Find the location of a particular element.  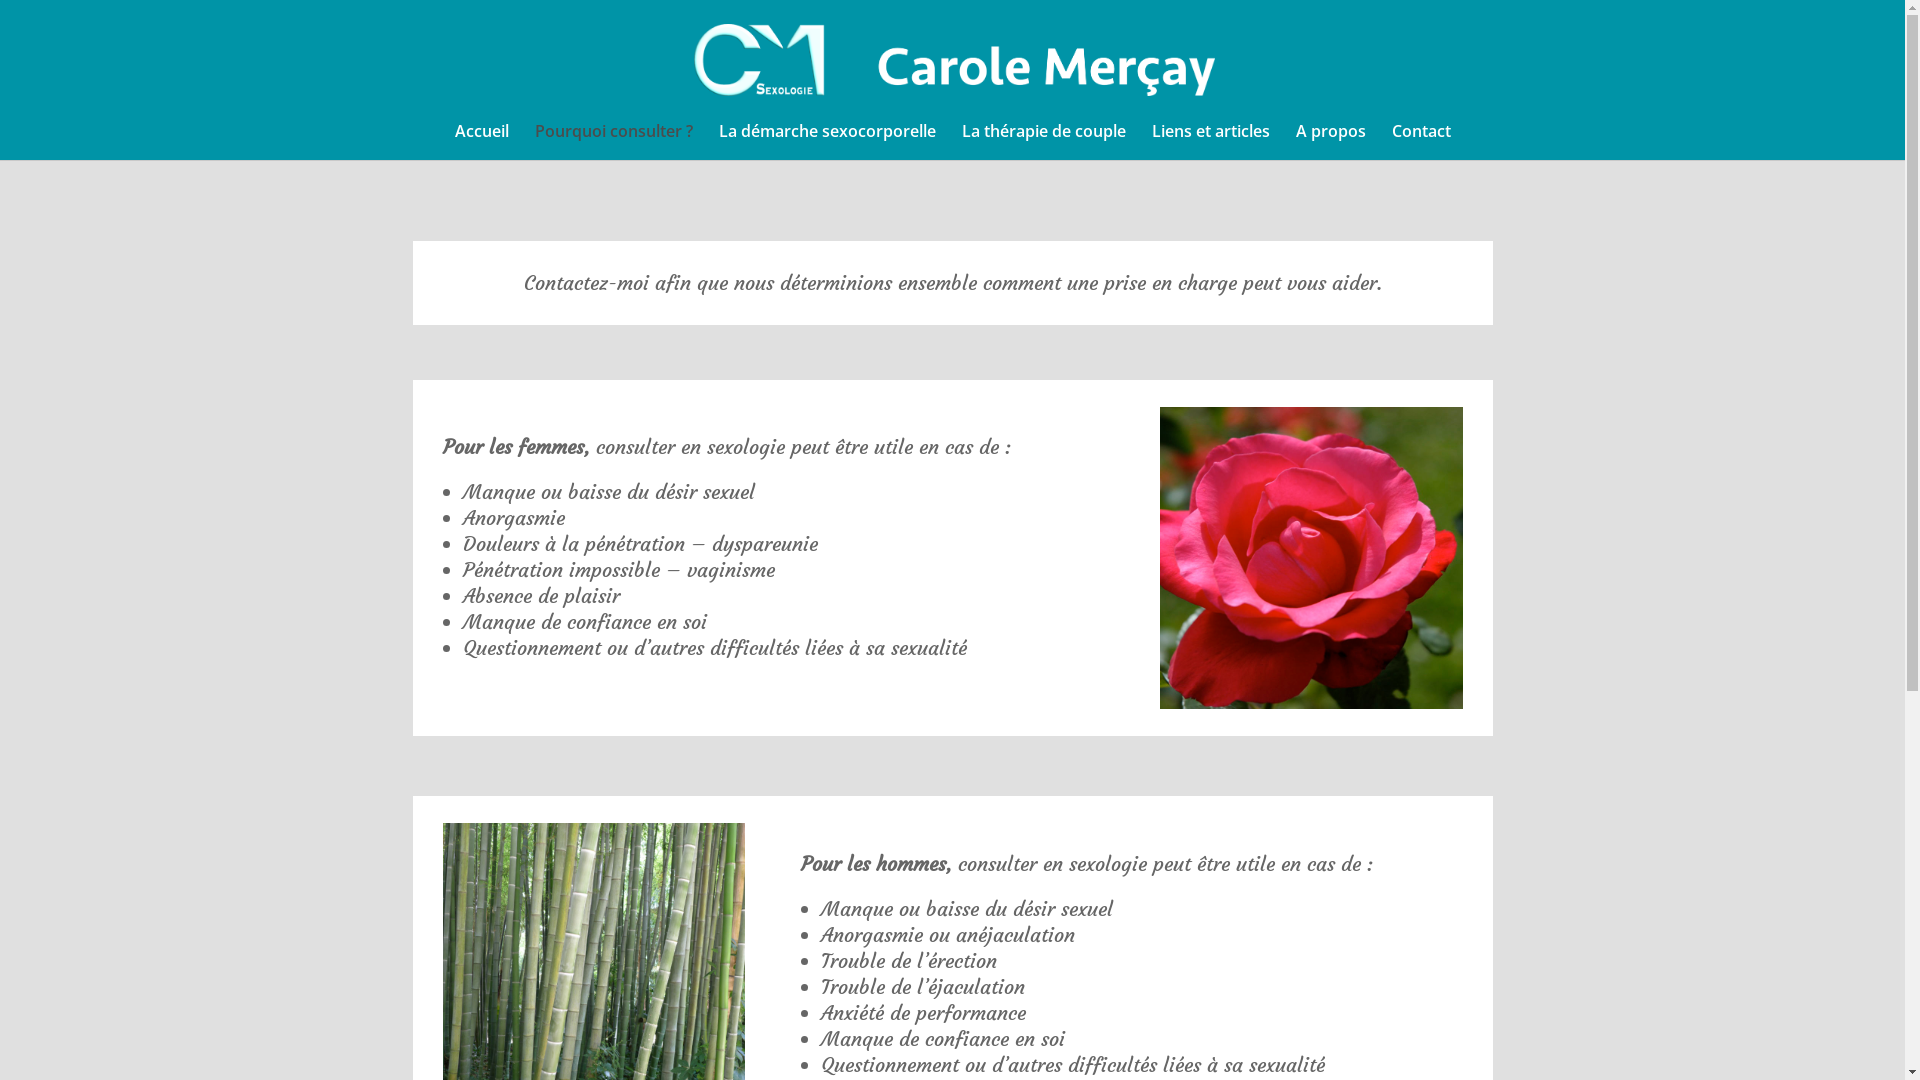

'Pourquoi consulter ?' is located at coordinates (612, 141).